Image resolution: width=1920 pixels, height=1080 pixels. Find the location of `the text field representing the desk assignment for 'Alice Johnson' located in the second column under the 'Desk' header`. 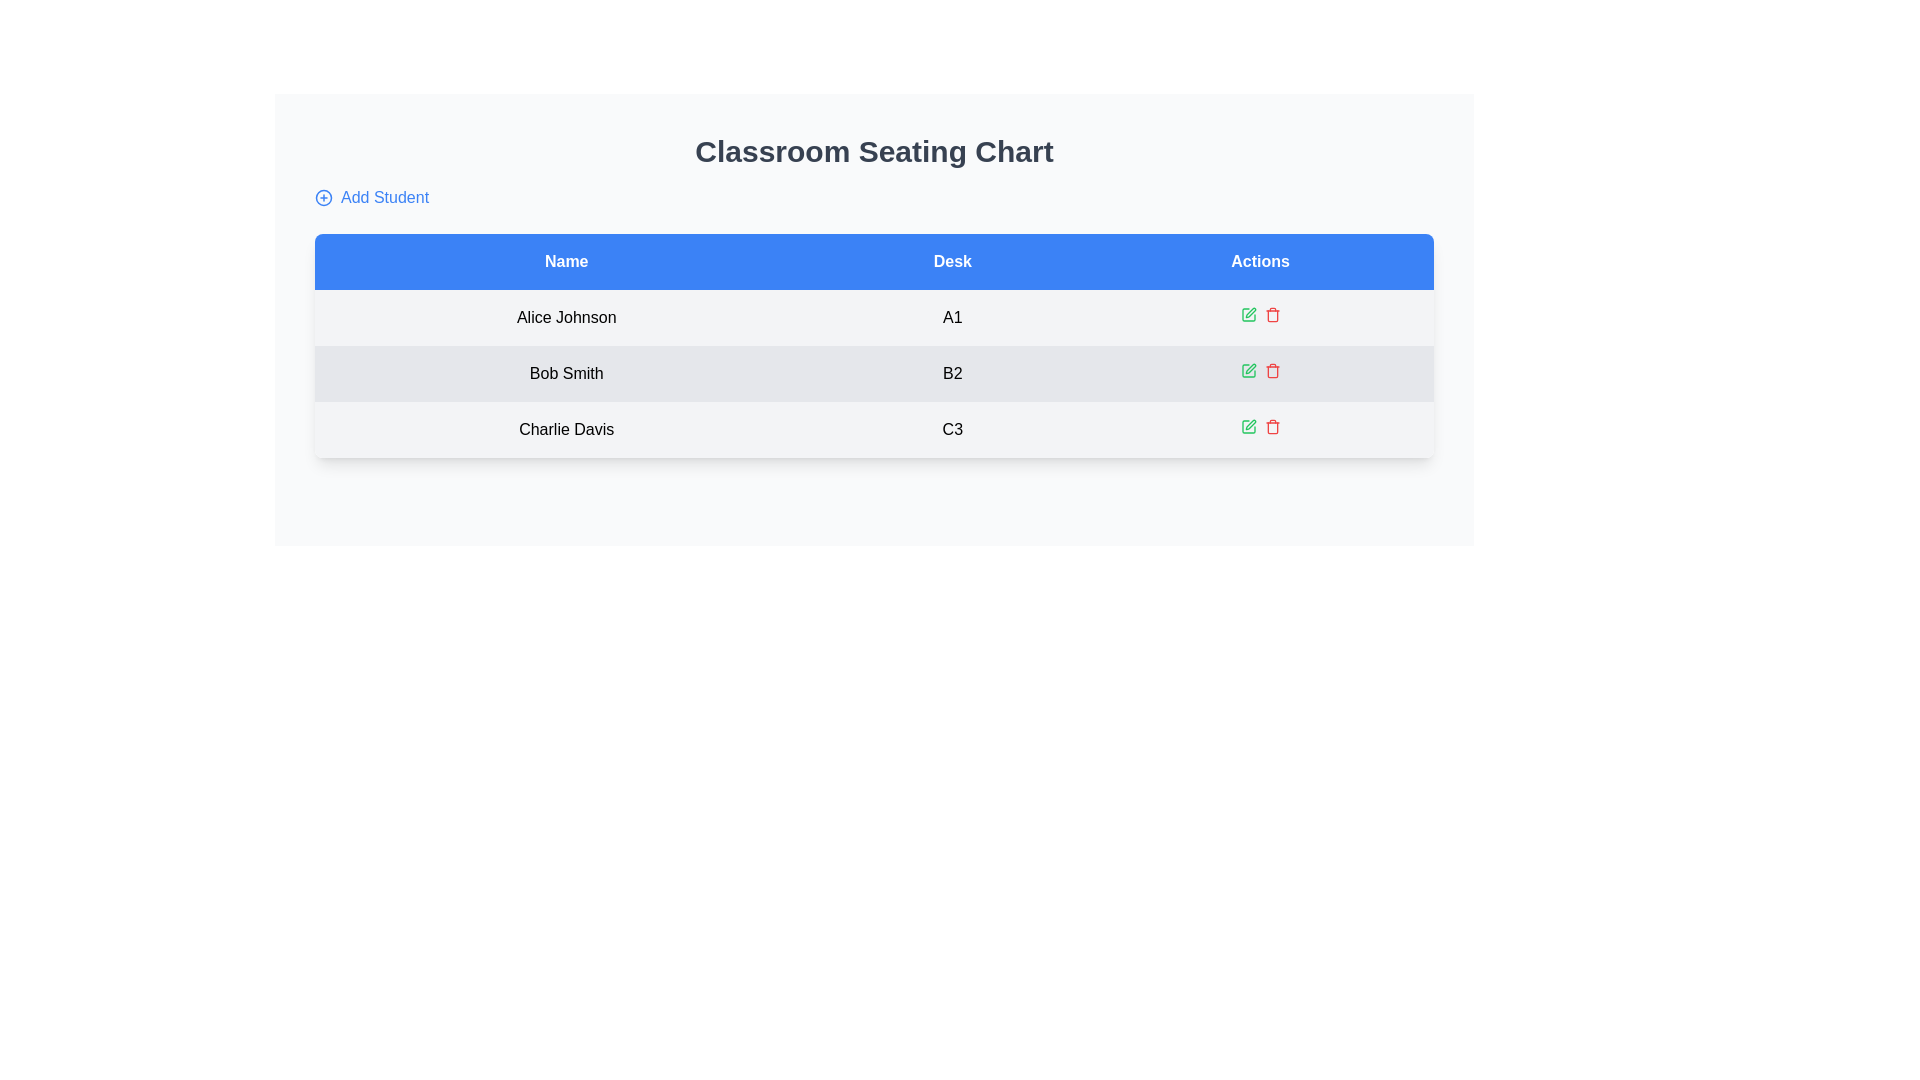

the text field representing the desk assignment for 'Alice Johnson' located in the second column under the 'Desk' header is located at coordinates (951, 316).